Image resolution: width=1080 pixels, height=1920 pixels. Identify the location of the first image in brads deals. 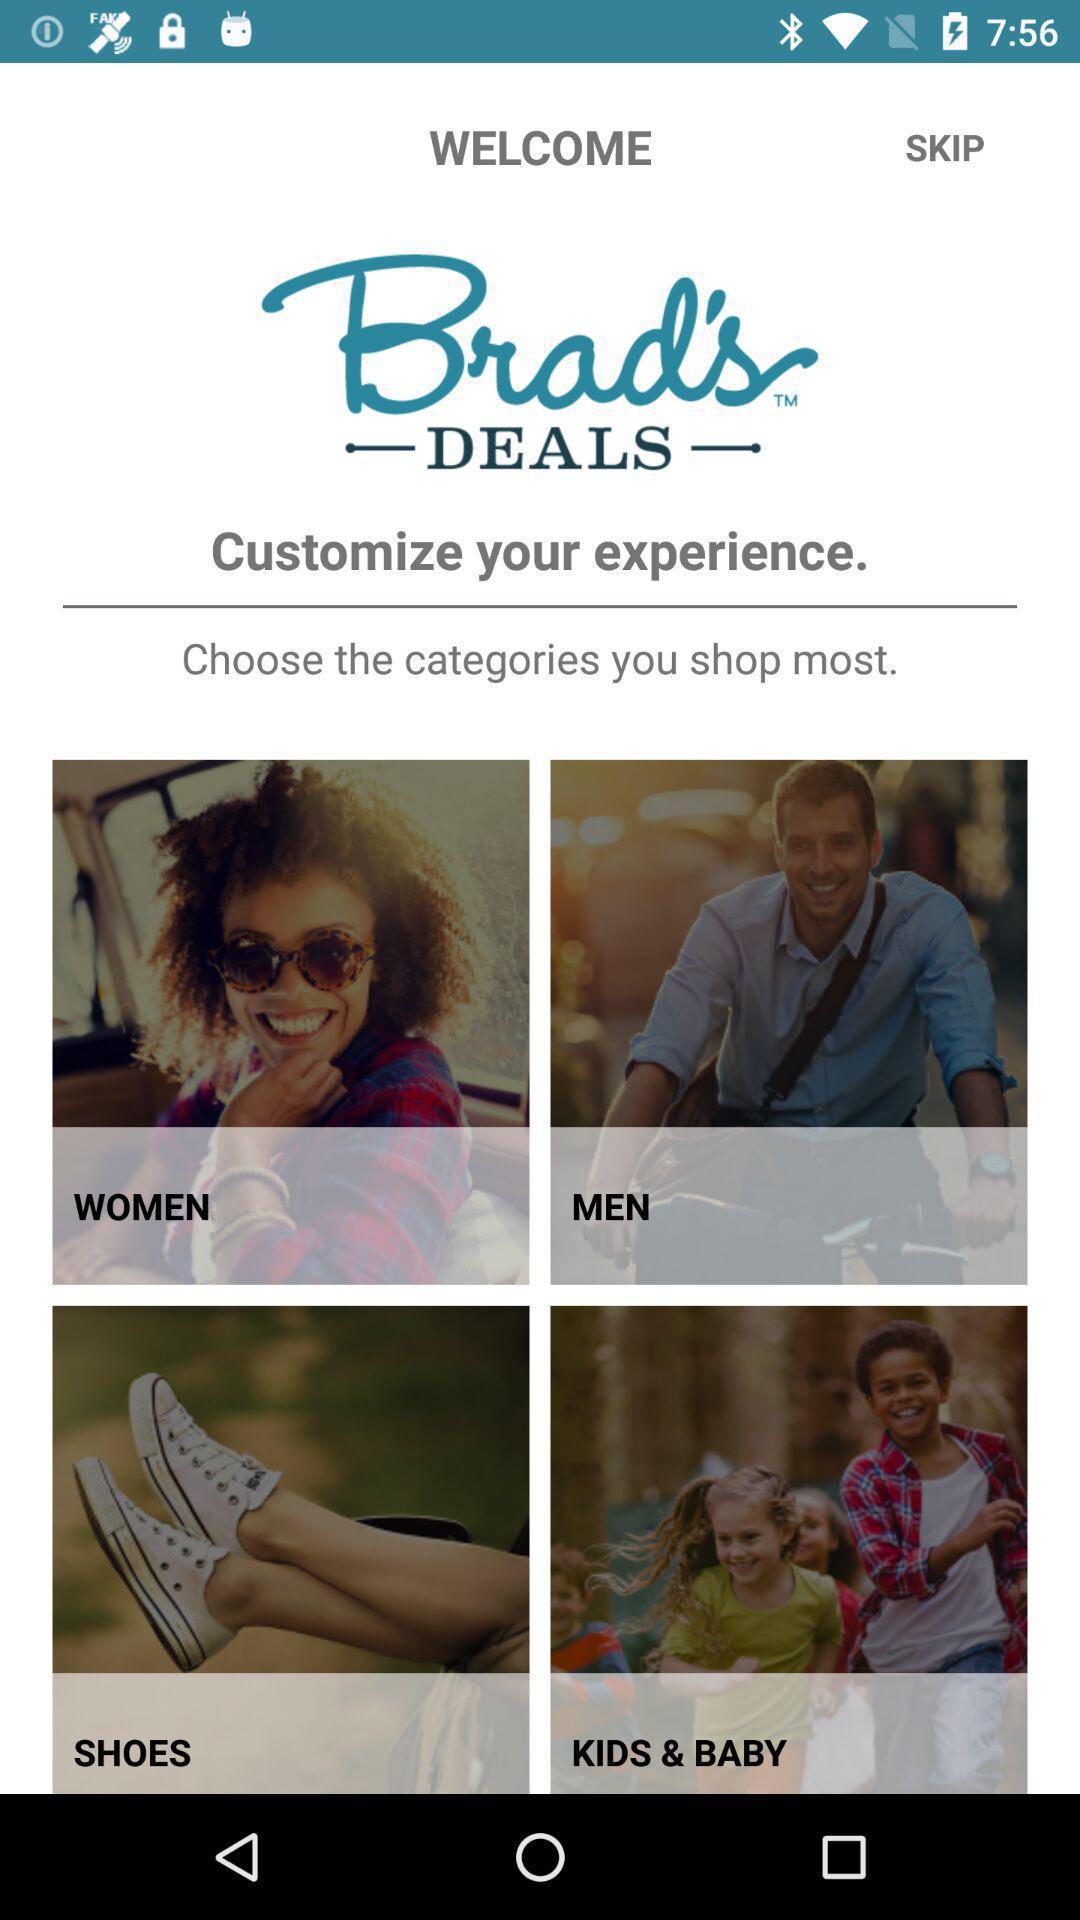
(291, 1022).